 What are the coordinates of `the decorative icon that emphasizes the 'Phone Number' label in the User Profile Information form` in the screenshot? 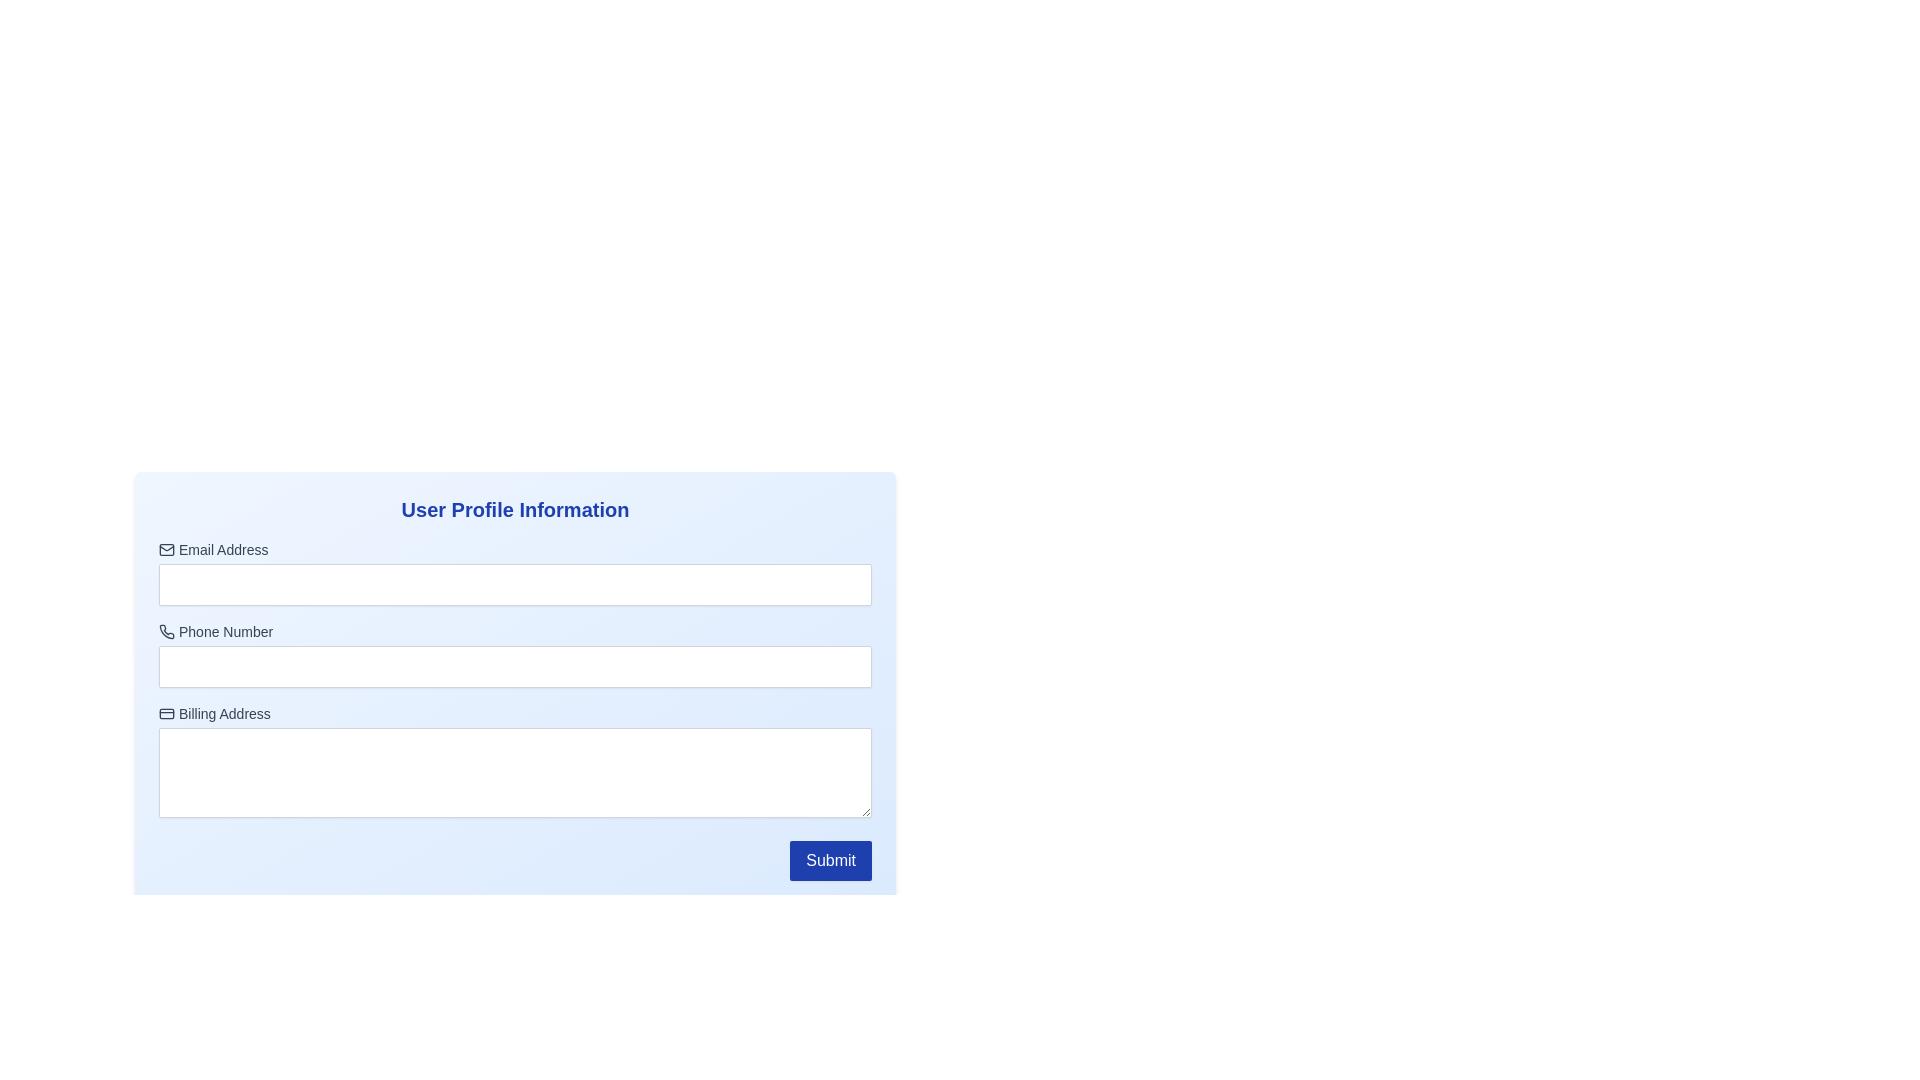 It's located at (167, 632).